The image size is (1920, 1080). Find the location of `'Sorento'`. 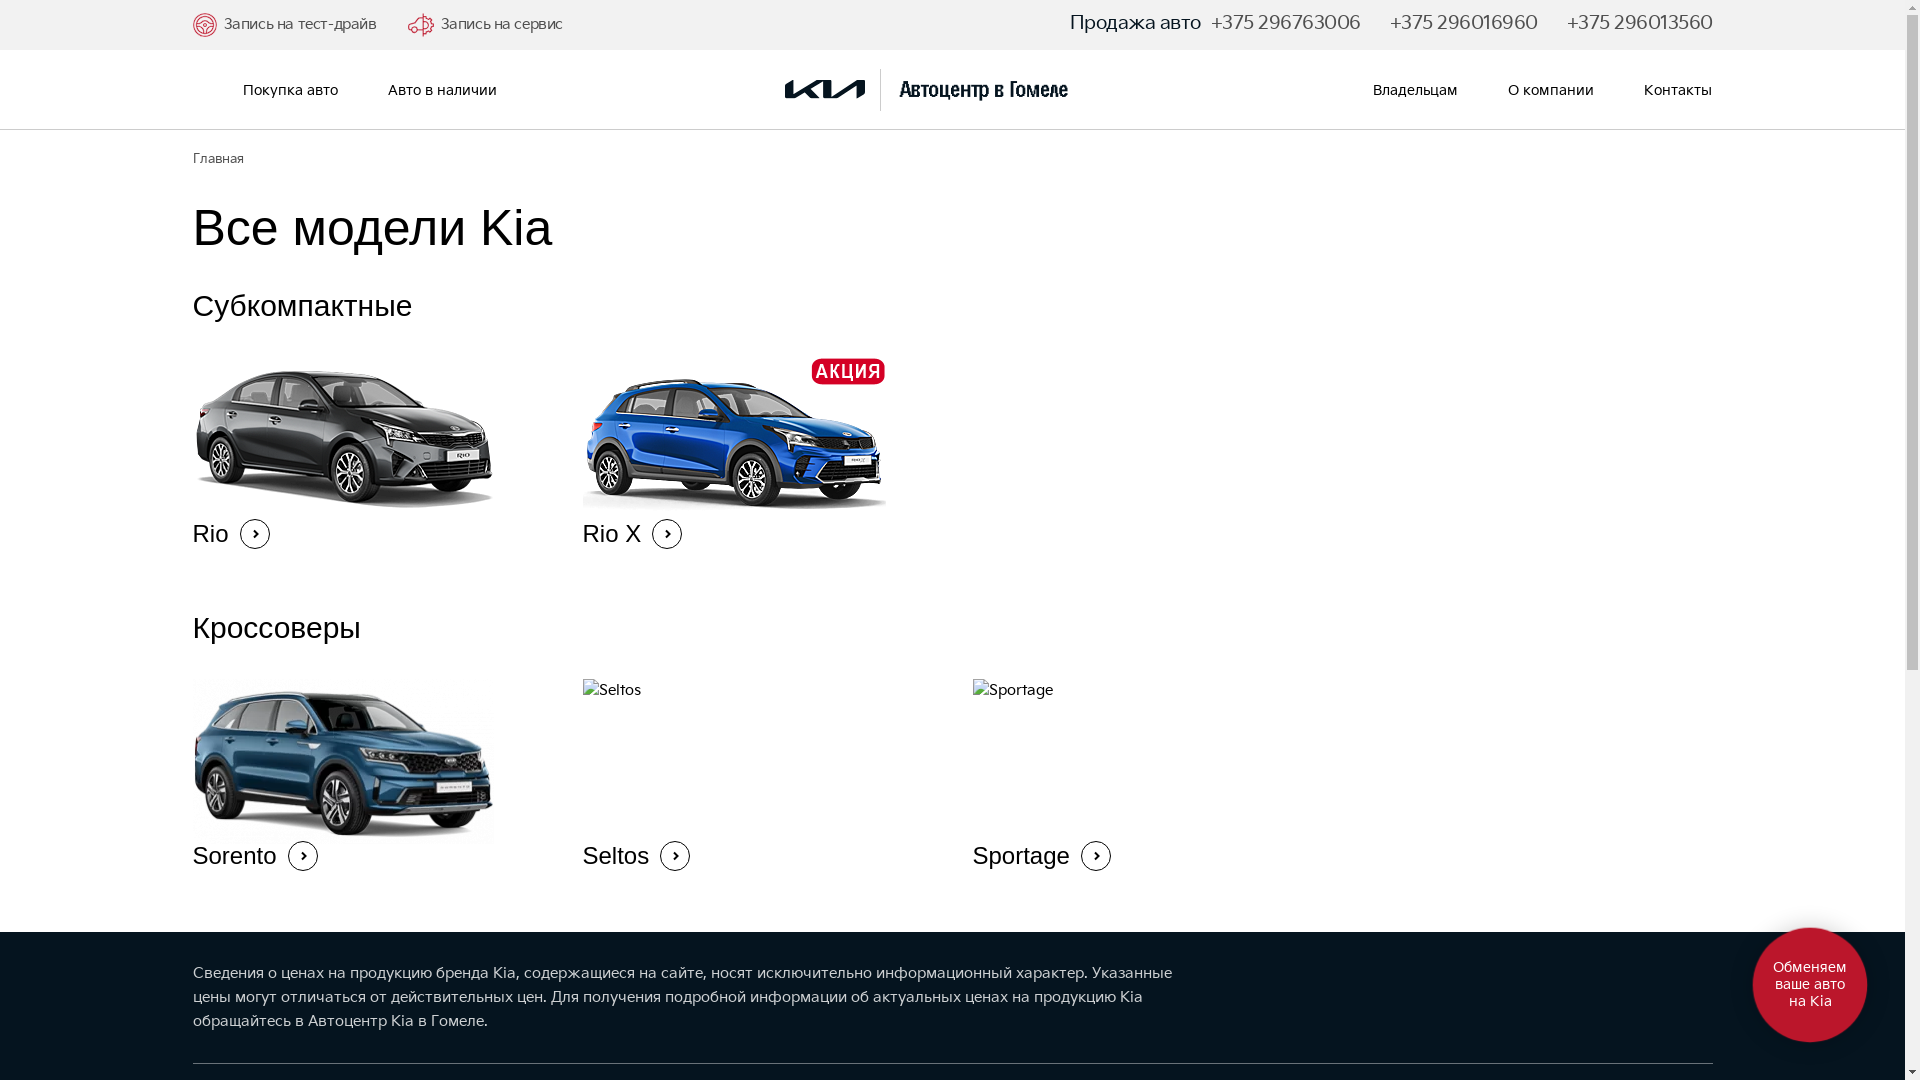

'Sorento' is located at coordinates (366, 775).